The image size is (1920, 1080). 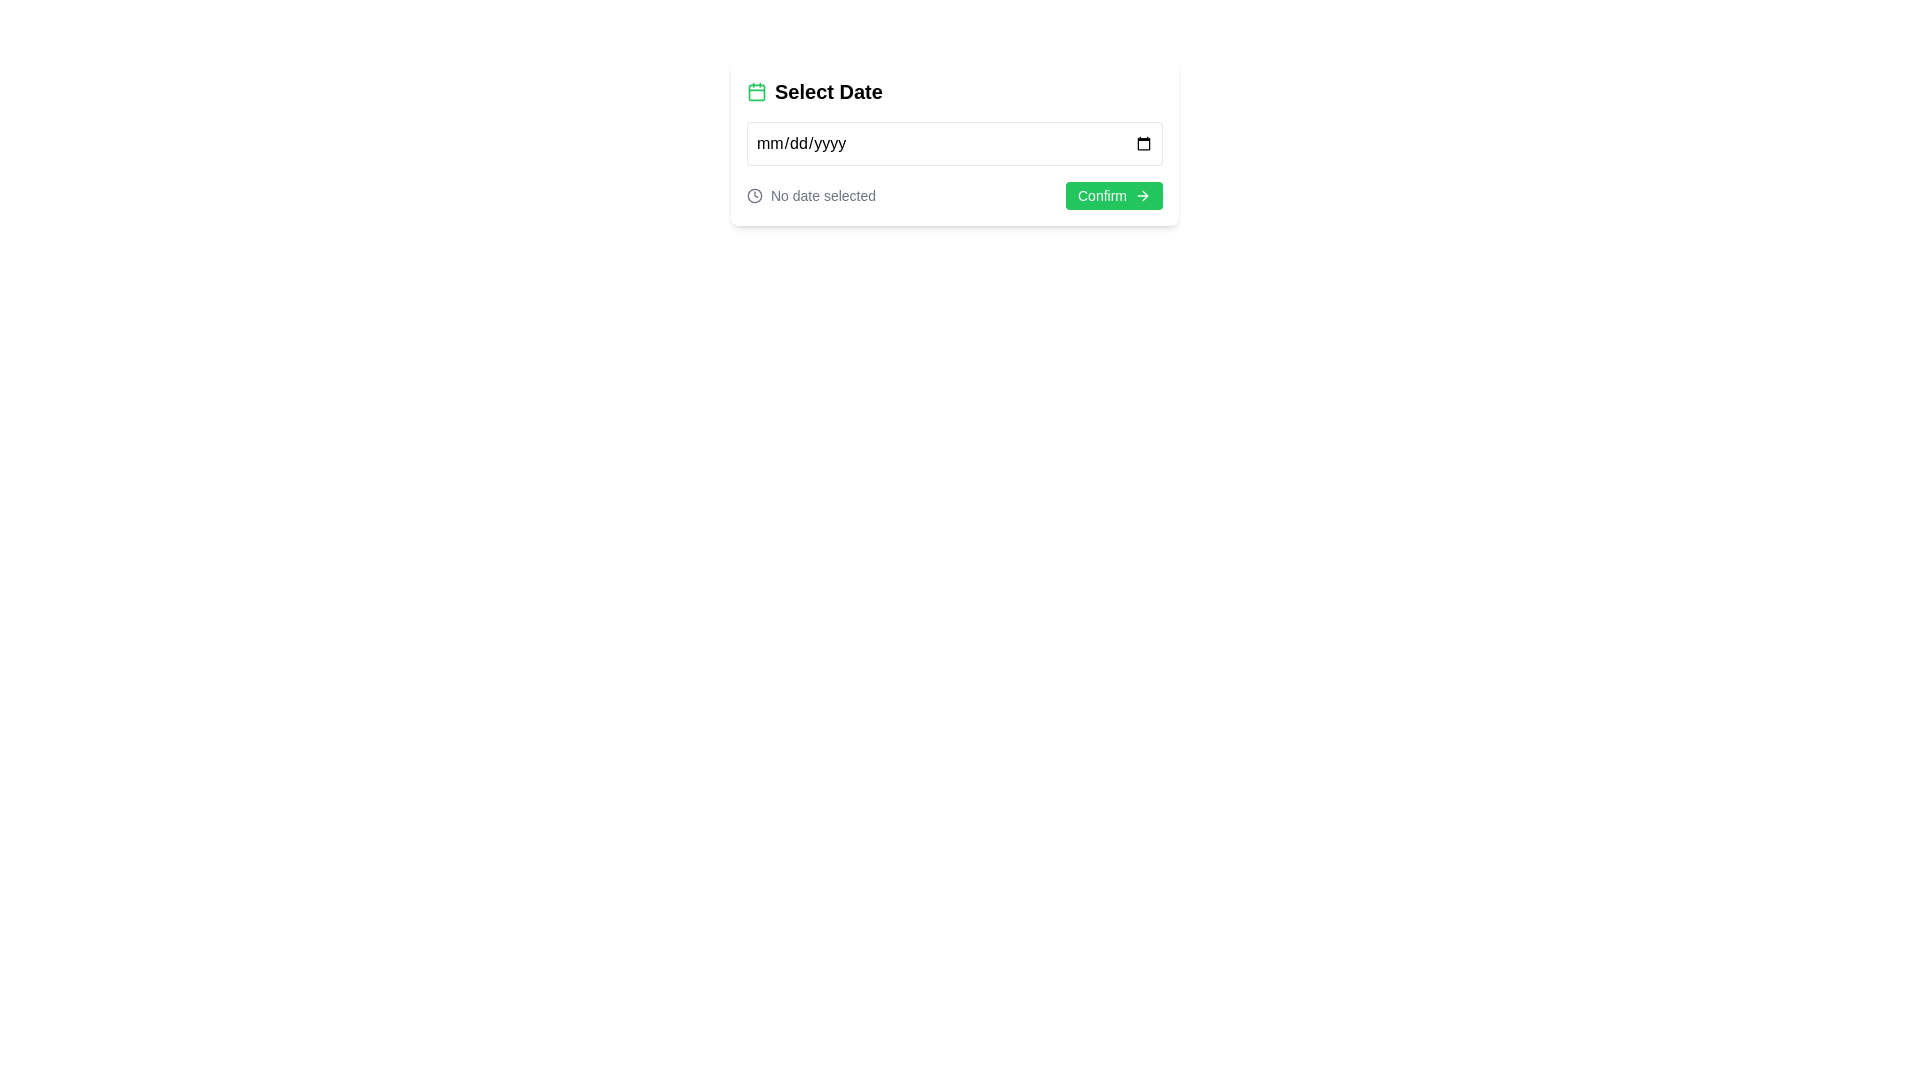 I want to click on the text label that indicates no date has been chosen in the date selection process, located below the 'Select Date' label and to the left of the 'Confirm' button, so click(x=823, y=196).